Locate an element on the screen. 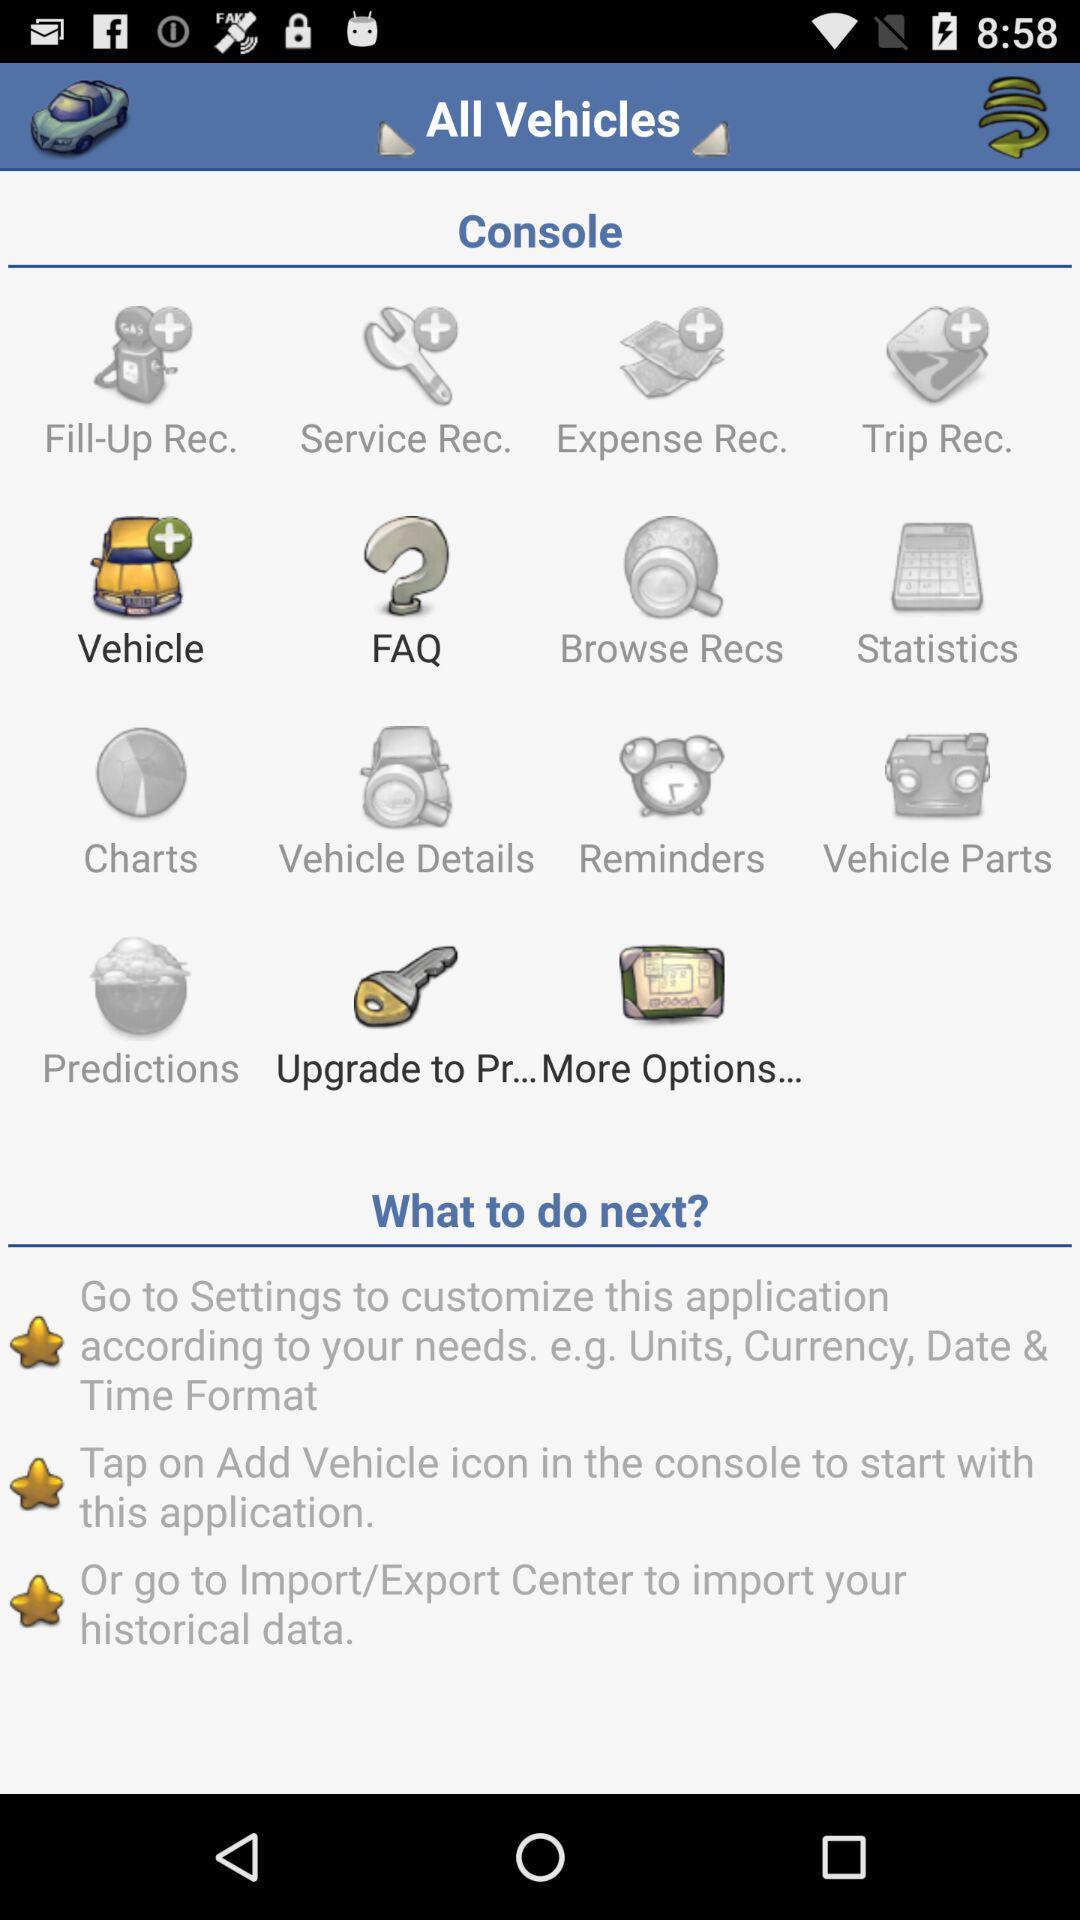 This screenshot has width=1080, height=1920. the item to the left of more options... icon is located at coordinates (405, 1021).